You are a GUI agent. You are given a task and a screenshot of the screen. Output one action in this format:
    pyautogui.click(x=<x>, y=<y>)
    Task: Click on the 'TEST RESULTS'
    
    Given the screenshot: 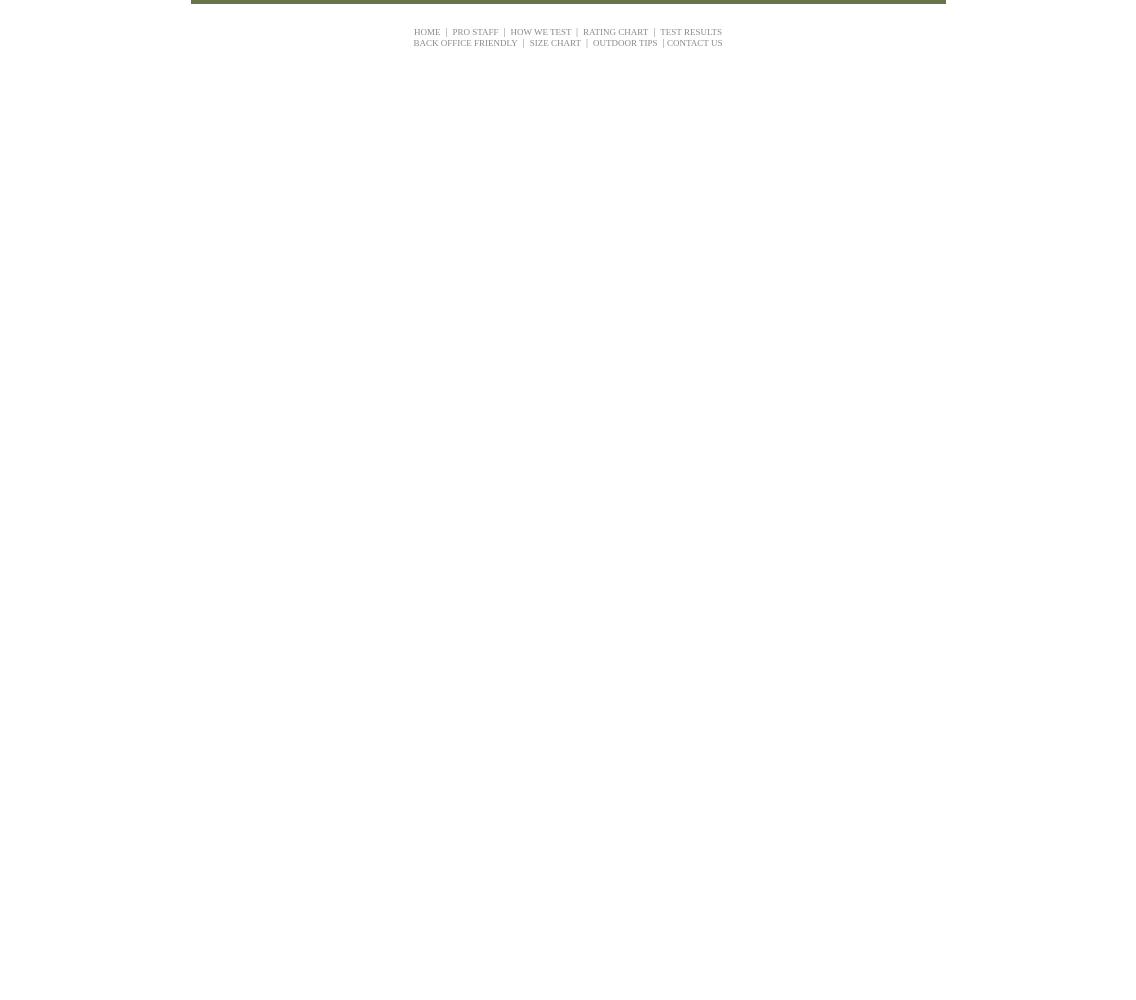 What is the action you would take?
    pyautogui.click(x=691, y=31)
    